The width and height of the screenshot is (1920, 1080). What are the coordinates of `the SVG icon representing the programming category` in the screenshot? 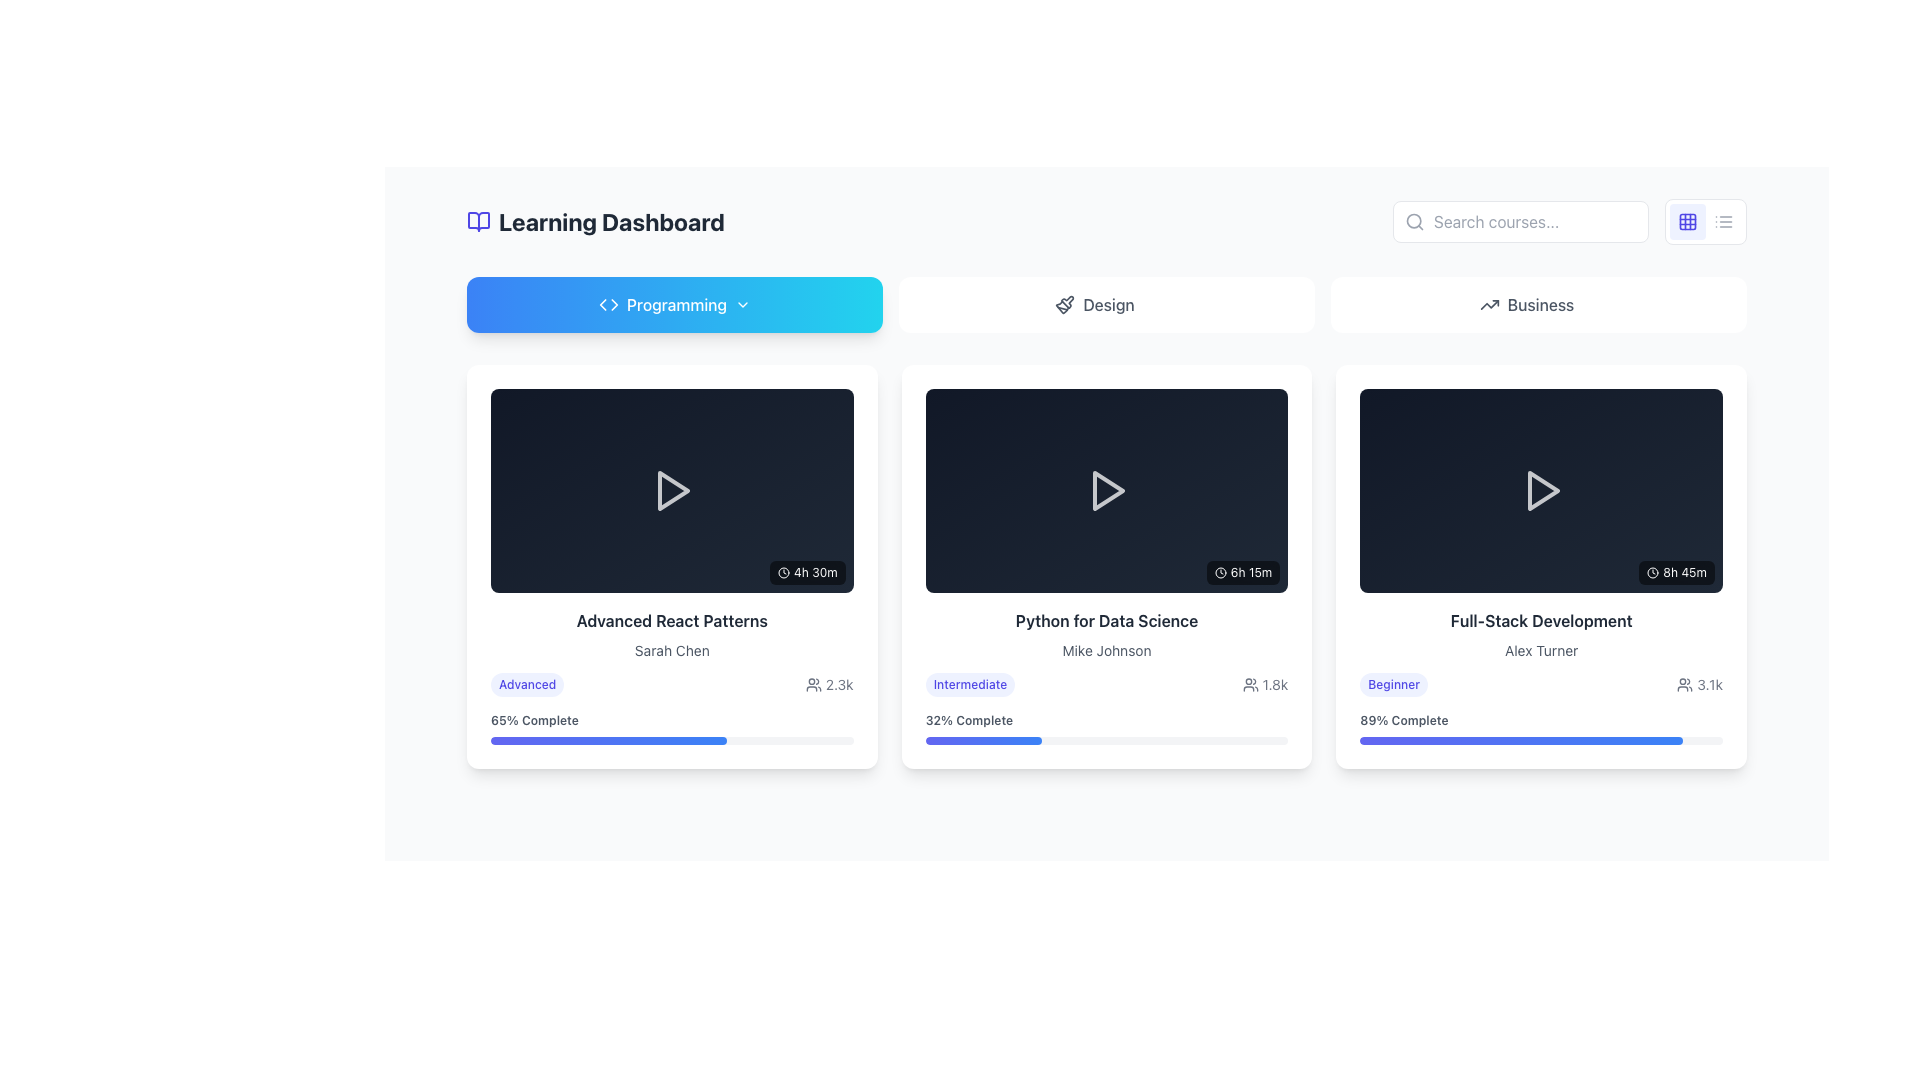 It's located at (607, 304).